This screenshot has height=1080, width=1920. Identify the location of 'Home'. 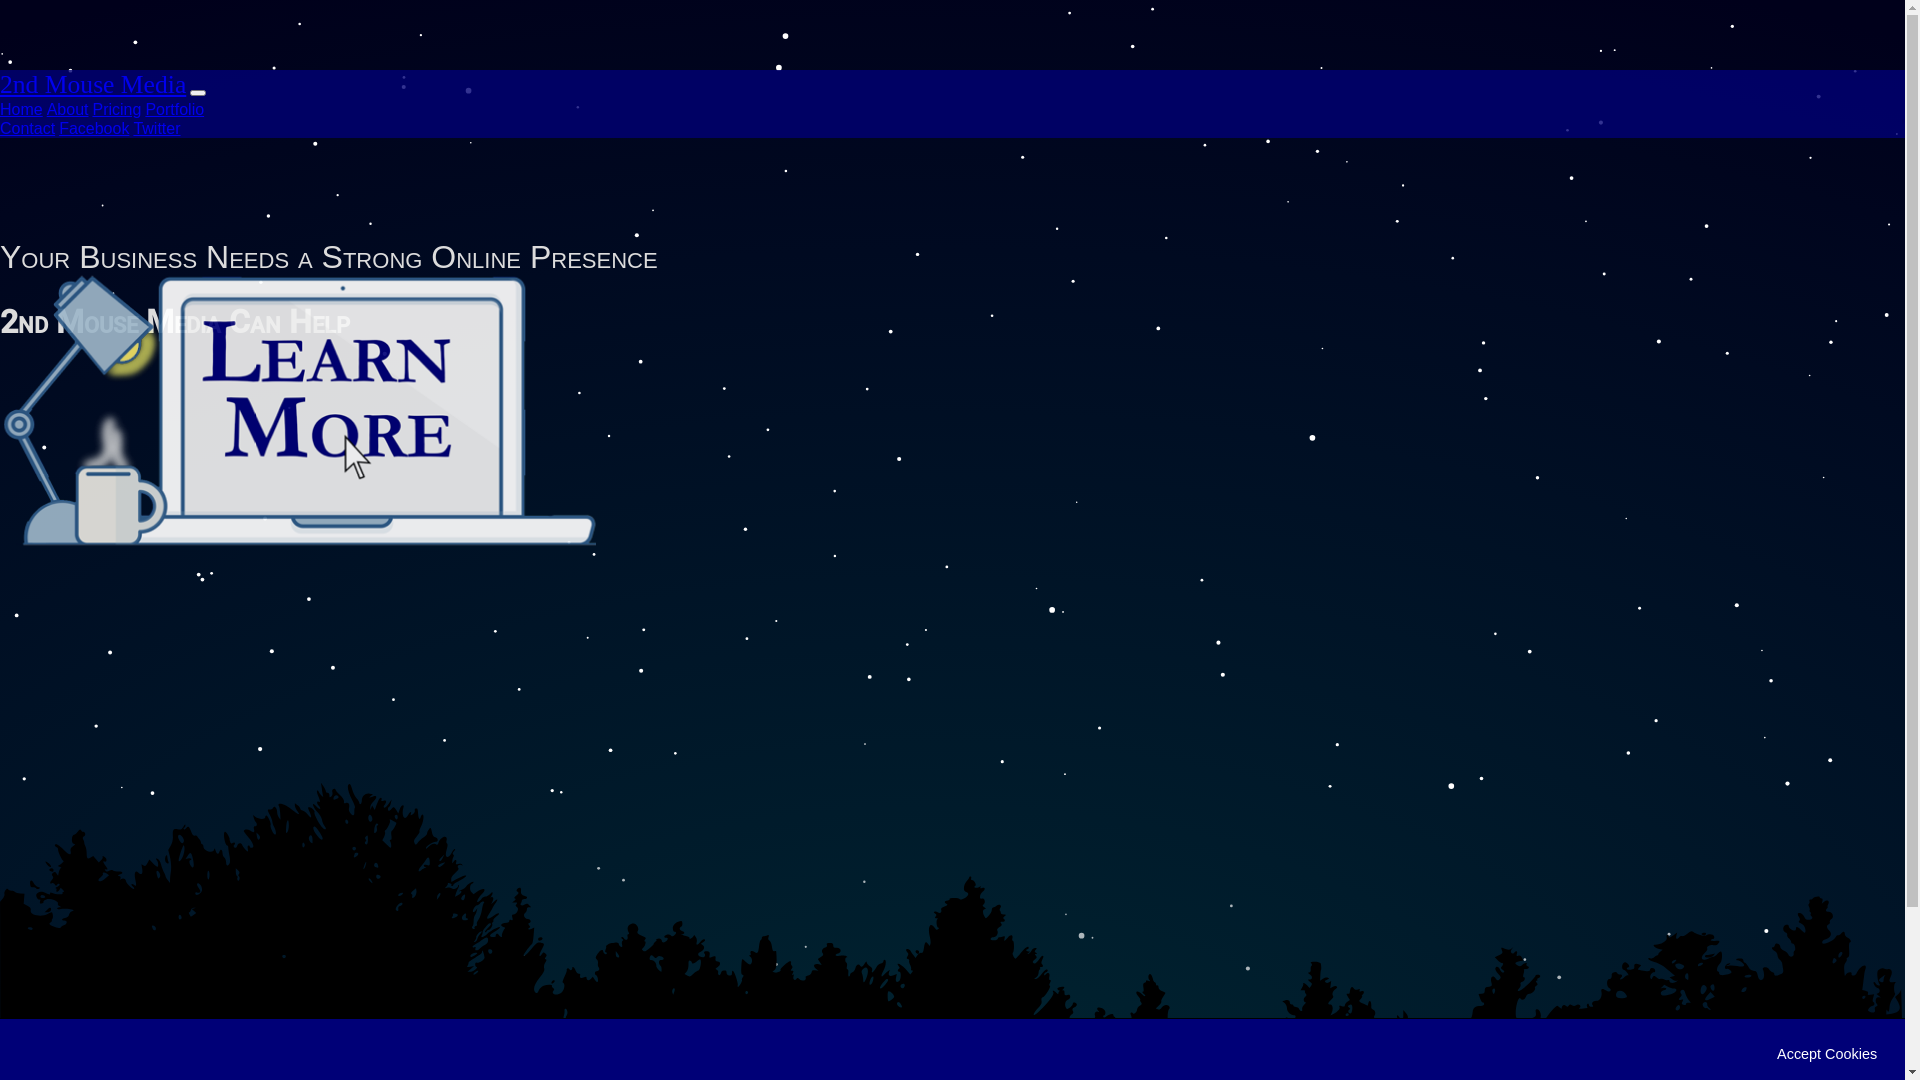
(21, 109).